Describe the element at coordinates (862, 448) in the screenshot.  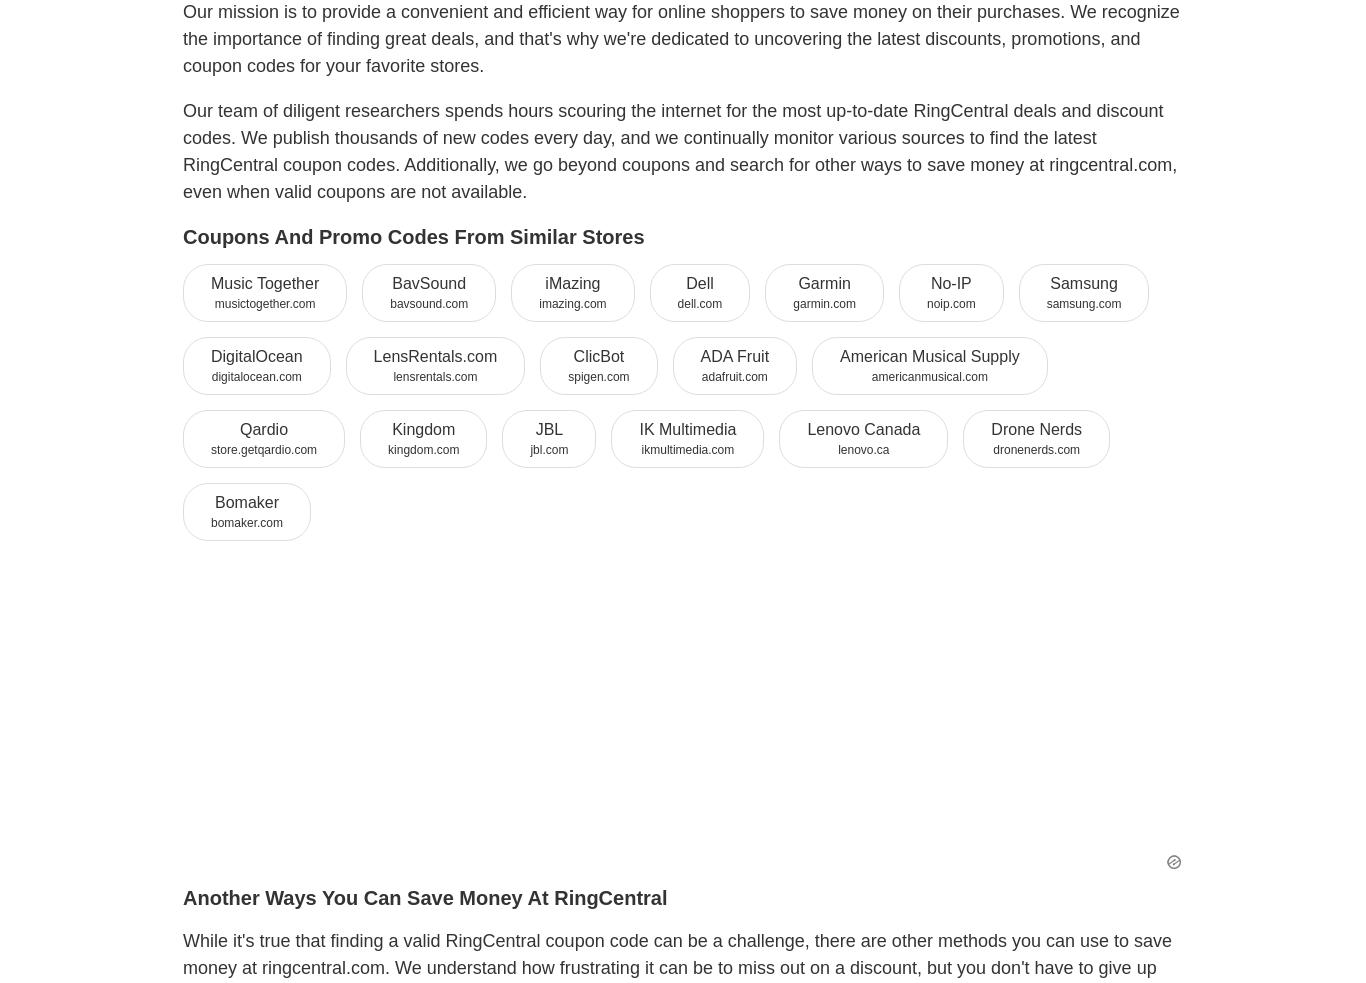
I see `'lenovo.ca'` at that location.